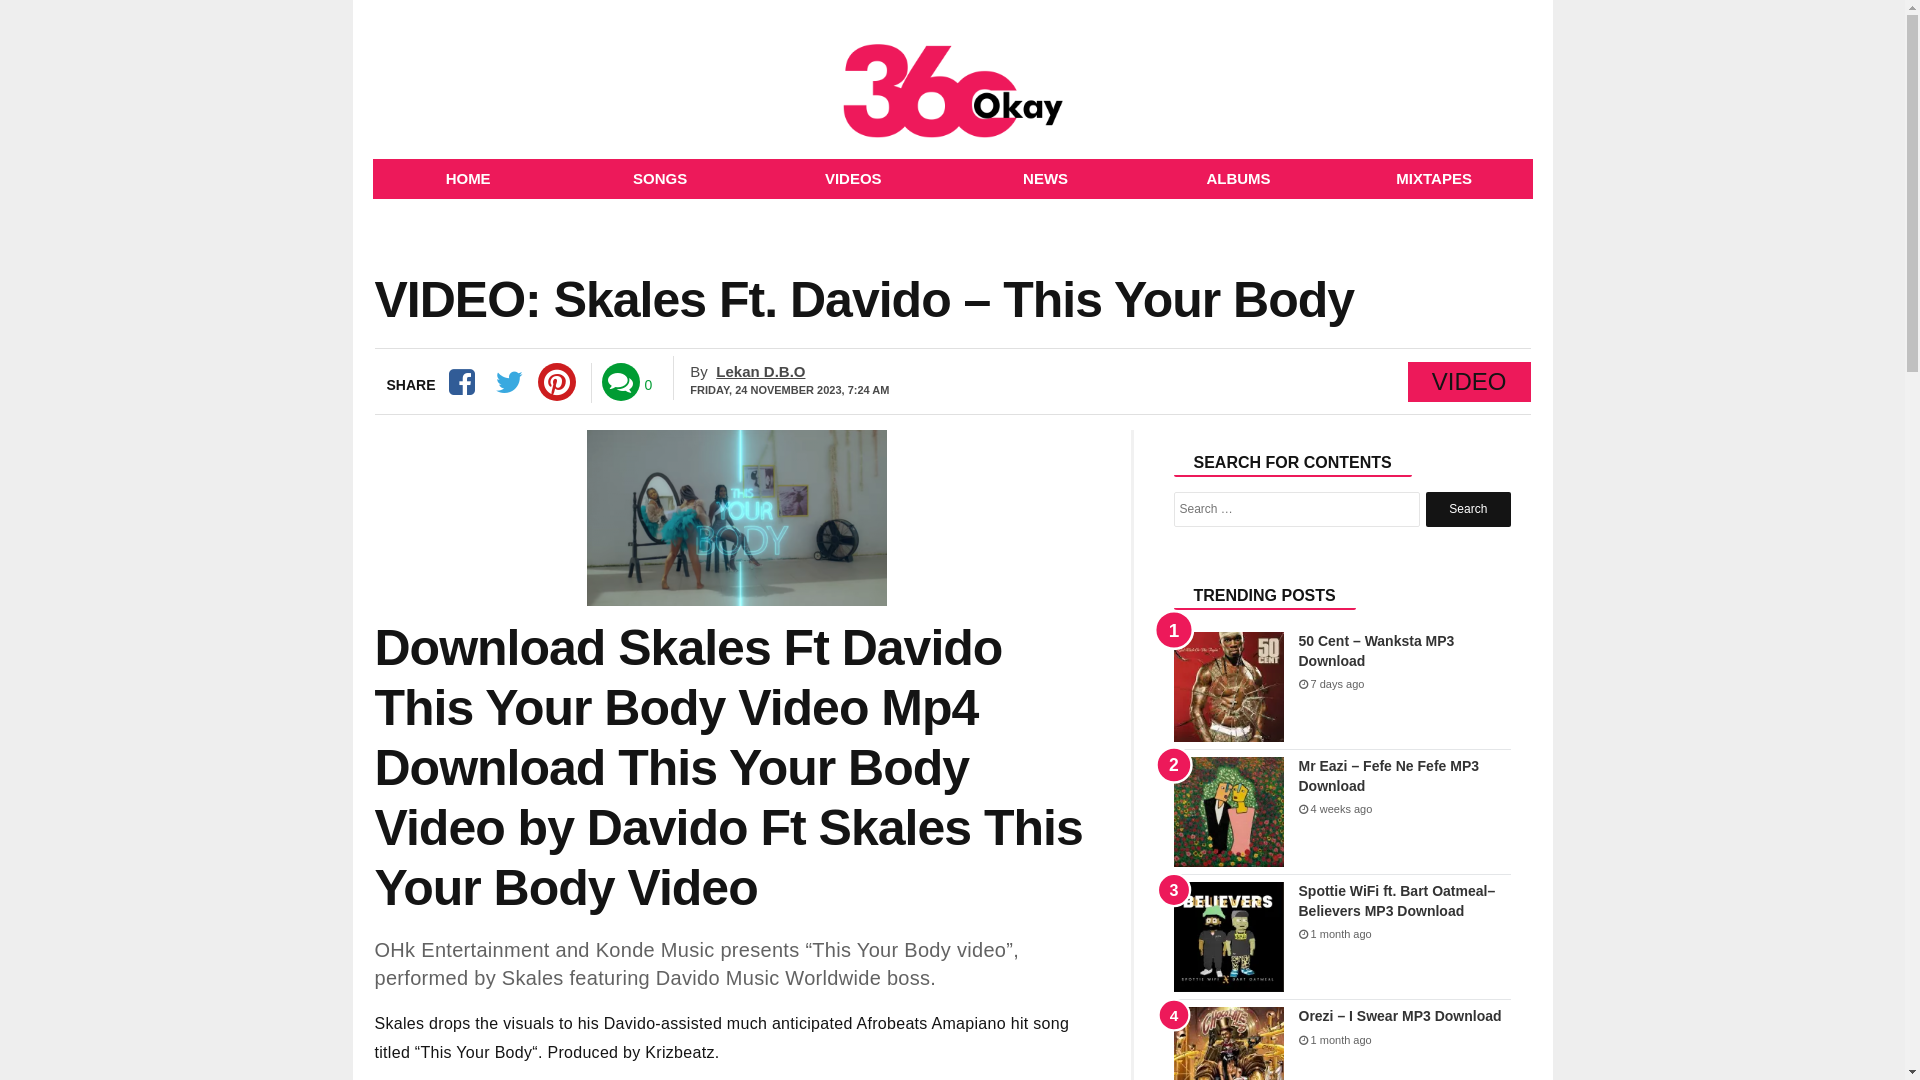 The height and width of the screenshot is (1080, 1920). What do you see at coordinates (508, 381) in the screenshot?
I see `'Twitter'` at bounding box center [508, 381].